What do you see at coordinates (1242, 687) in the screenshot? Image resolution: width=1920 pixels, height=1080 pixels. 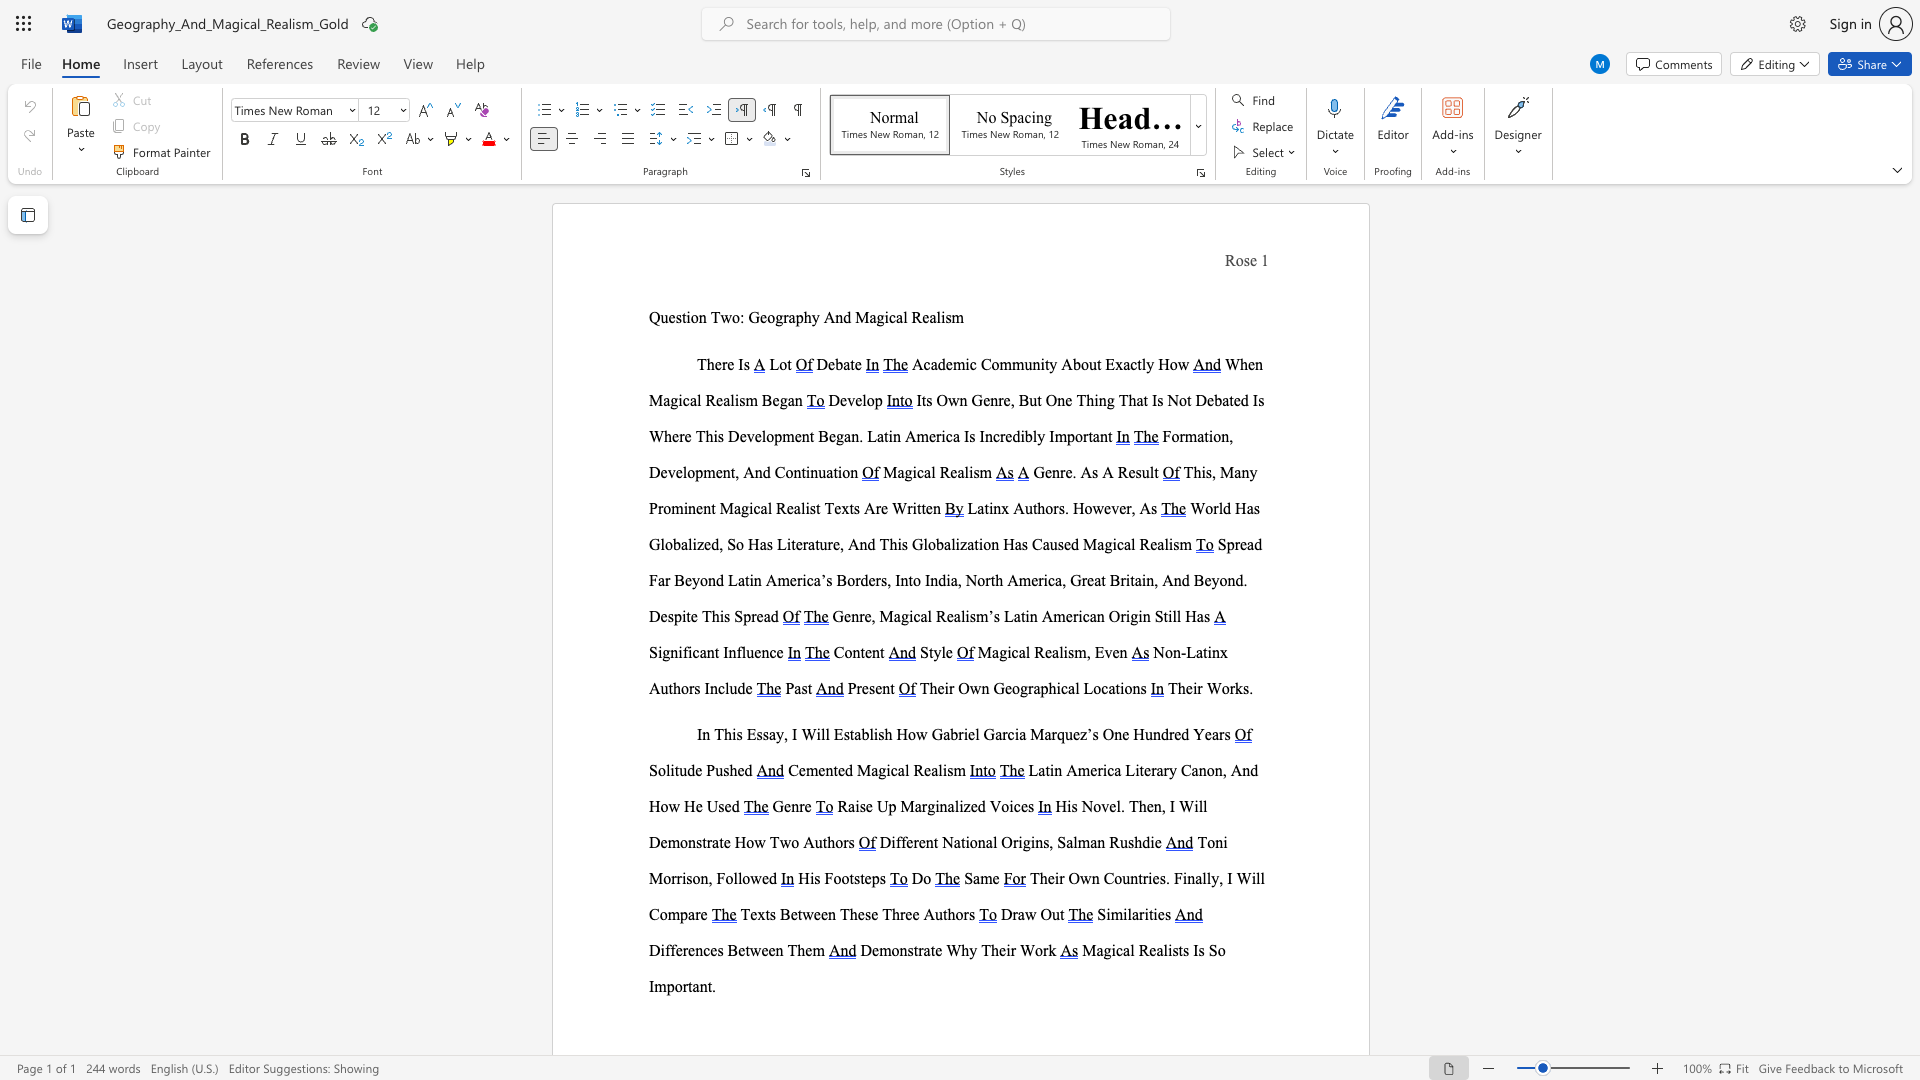 I see `the subset text "s." within the text "Their Works."` at bounding box center [1242, 687].